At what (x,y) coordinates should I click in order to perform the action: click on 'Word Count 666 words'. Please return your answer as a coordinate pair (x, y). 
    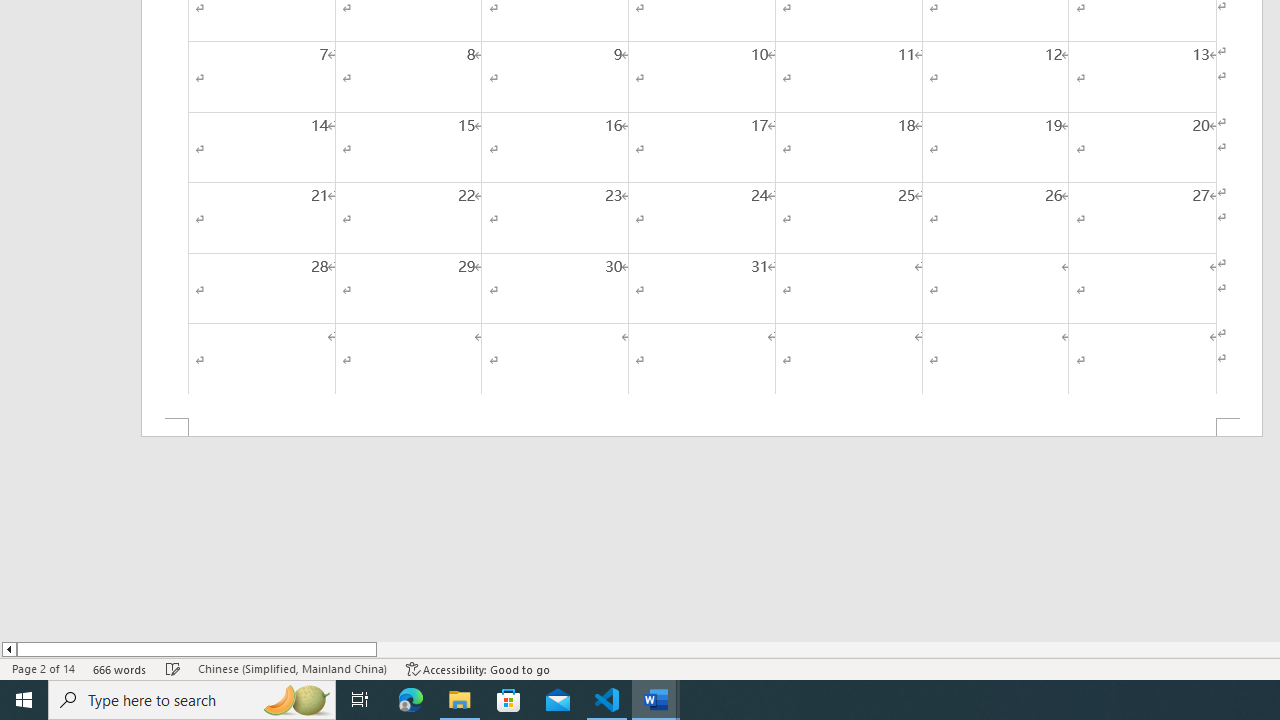
    Looking at the image, I should click on (119, 669).